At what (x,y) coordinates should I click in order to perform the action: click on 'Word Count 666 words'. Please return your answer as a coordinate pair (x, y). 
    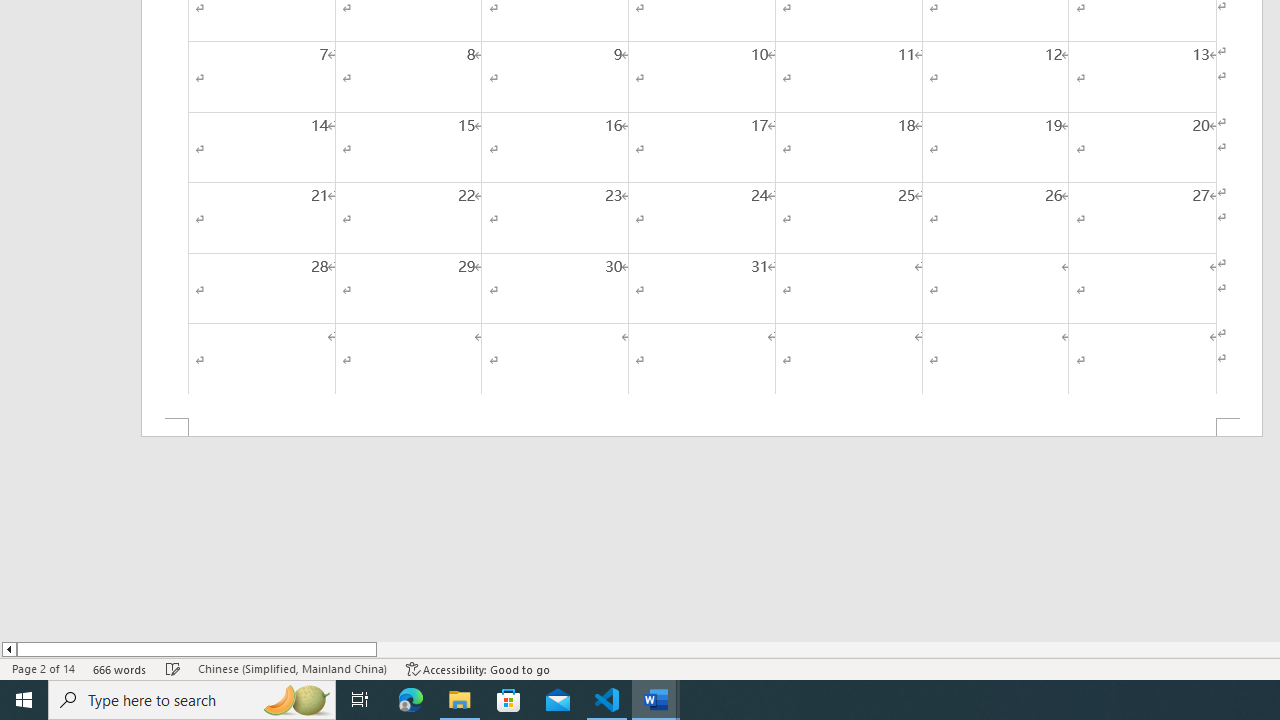
    Looking at the image, I should click on (119, 669).